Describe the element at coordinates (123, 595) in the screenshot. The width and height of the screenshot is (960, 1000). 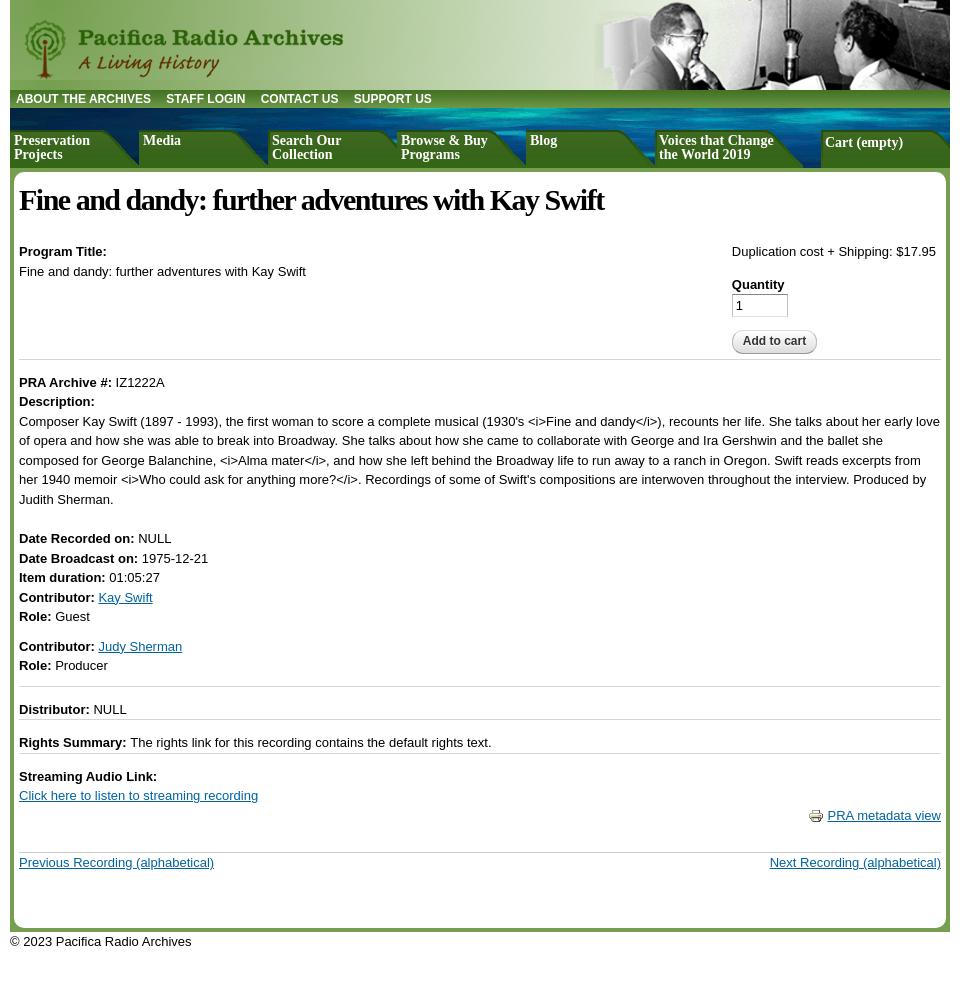
I see `'Kay Swift'` at that location.